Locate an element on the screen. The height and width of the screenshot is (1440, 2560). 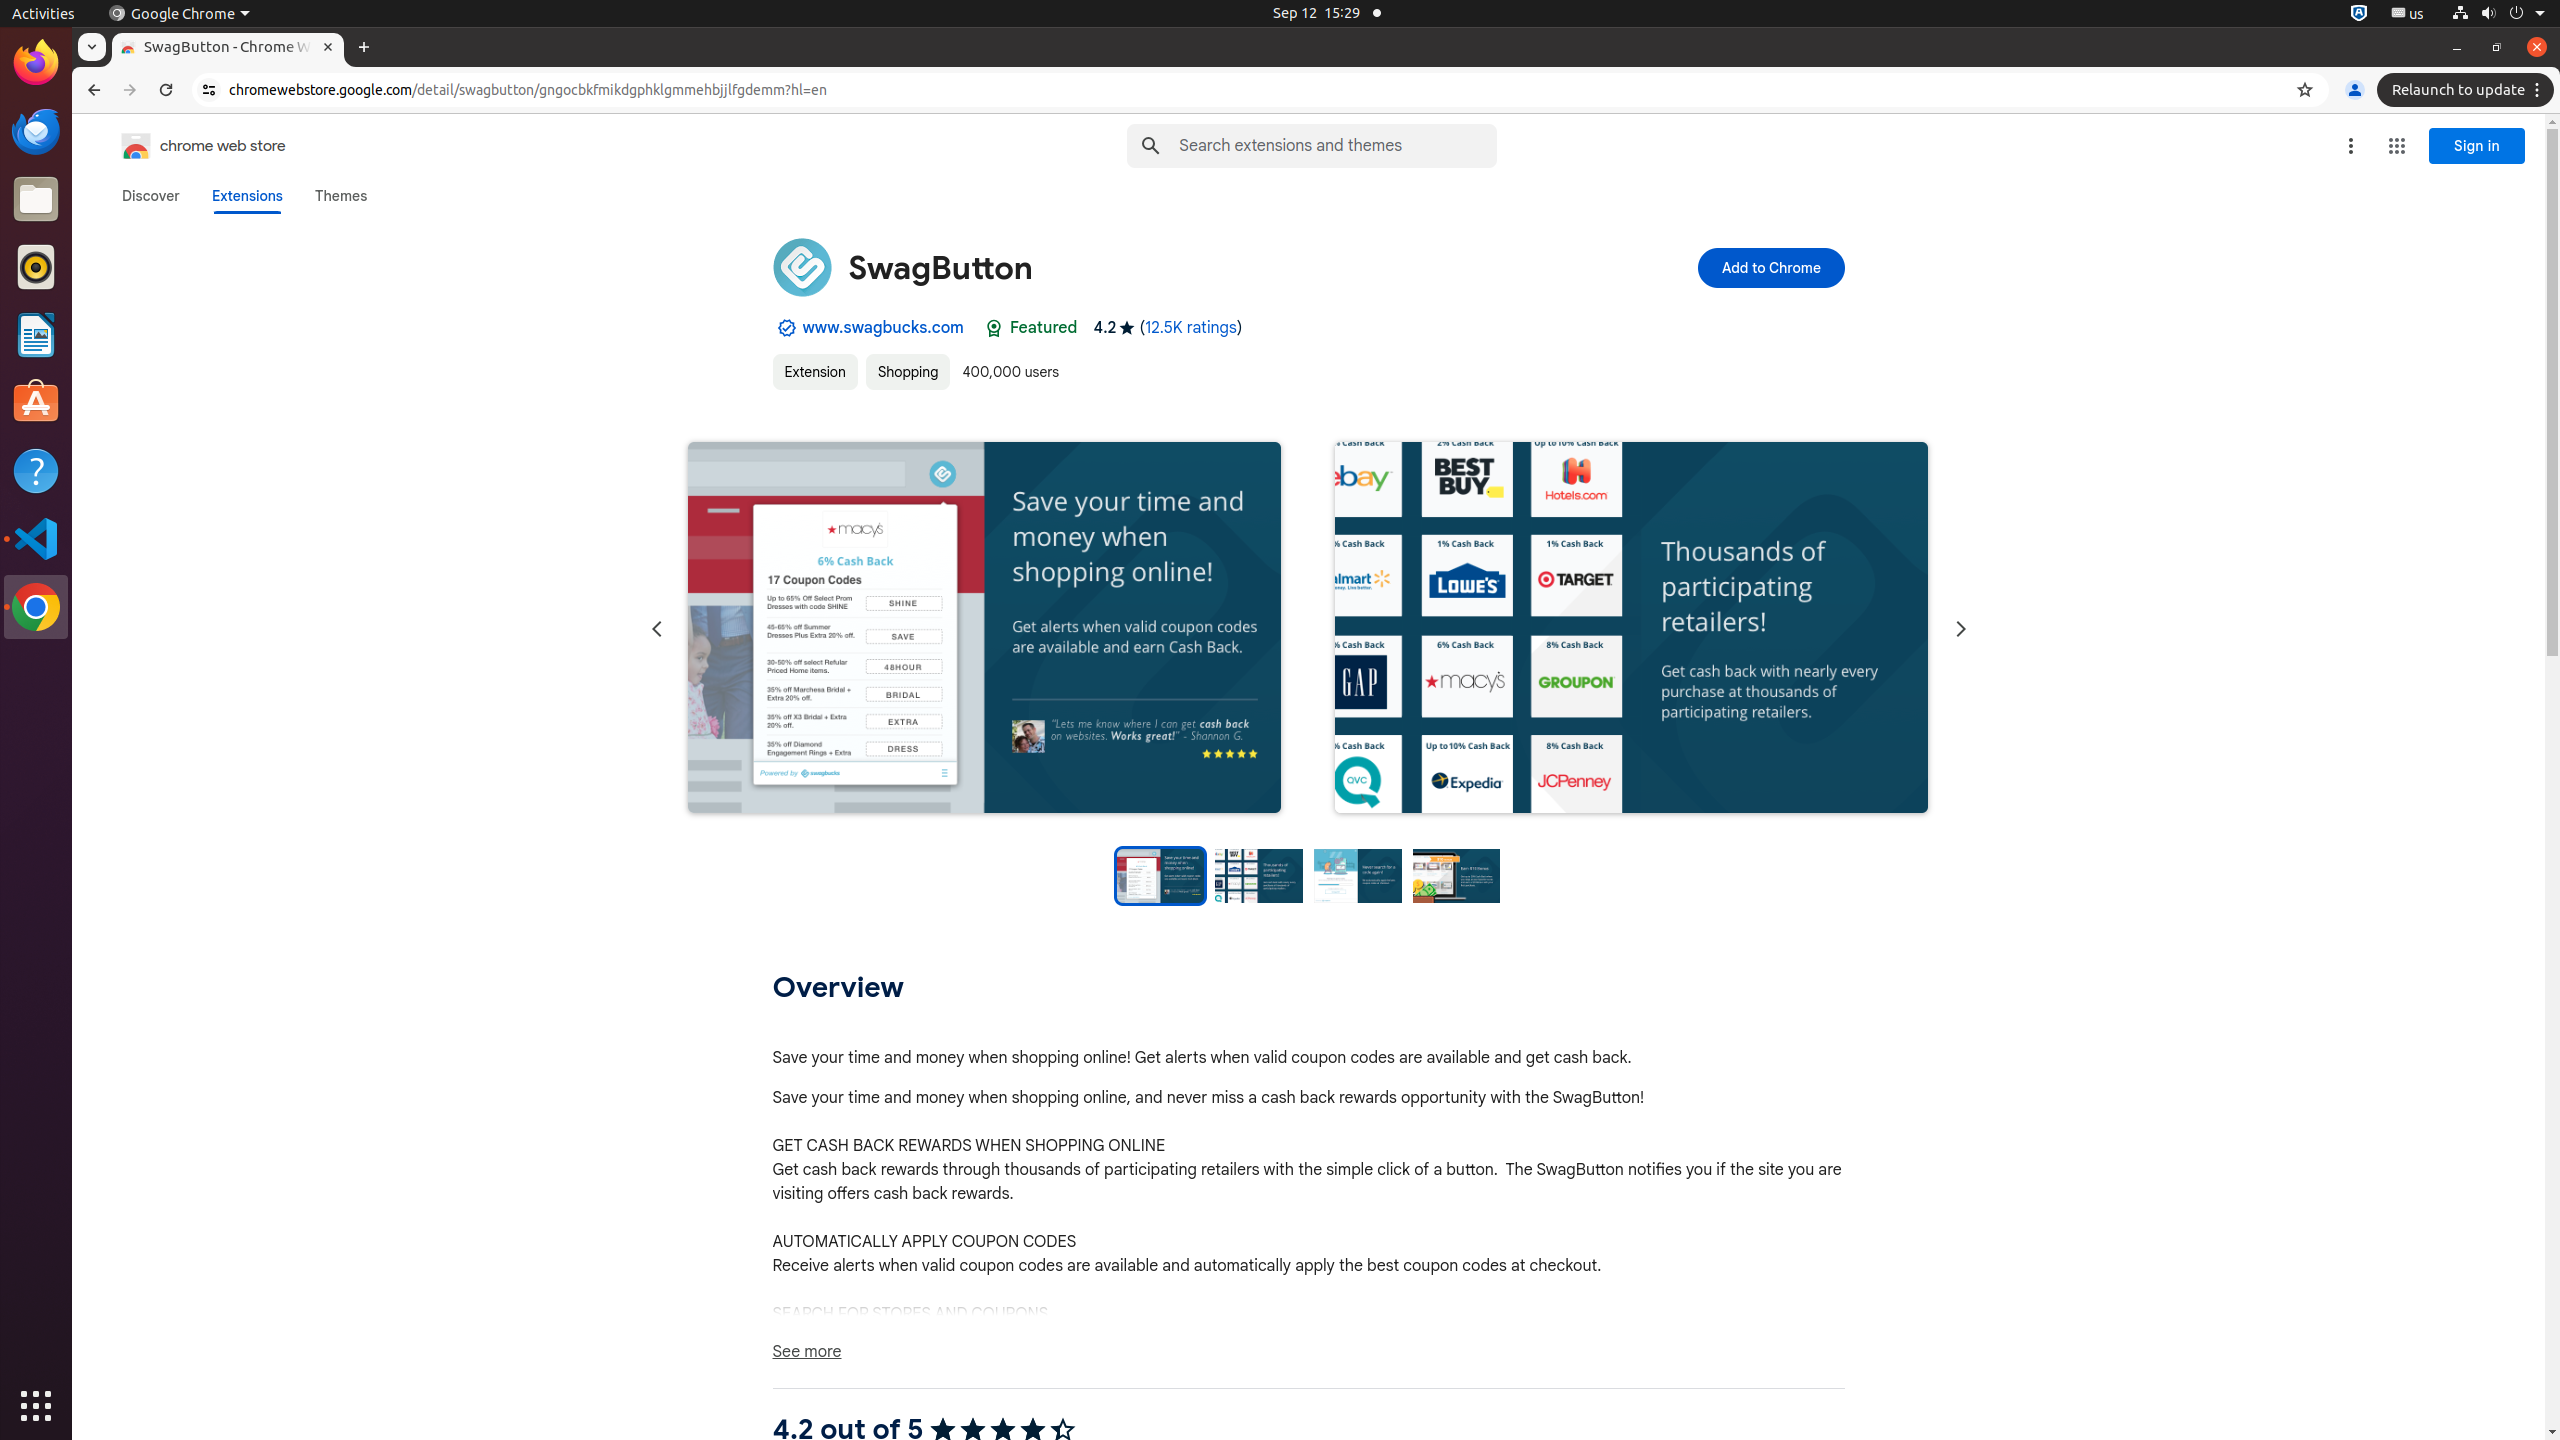
'Forward' is located at coordinates (130, 89).